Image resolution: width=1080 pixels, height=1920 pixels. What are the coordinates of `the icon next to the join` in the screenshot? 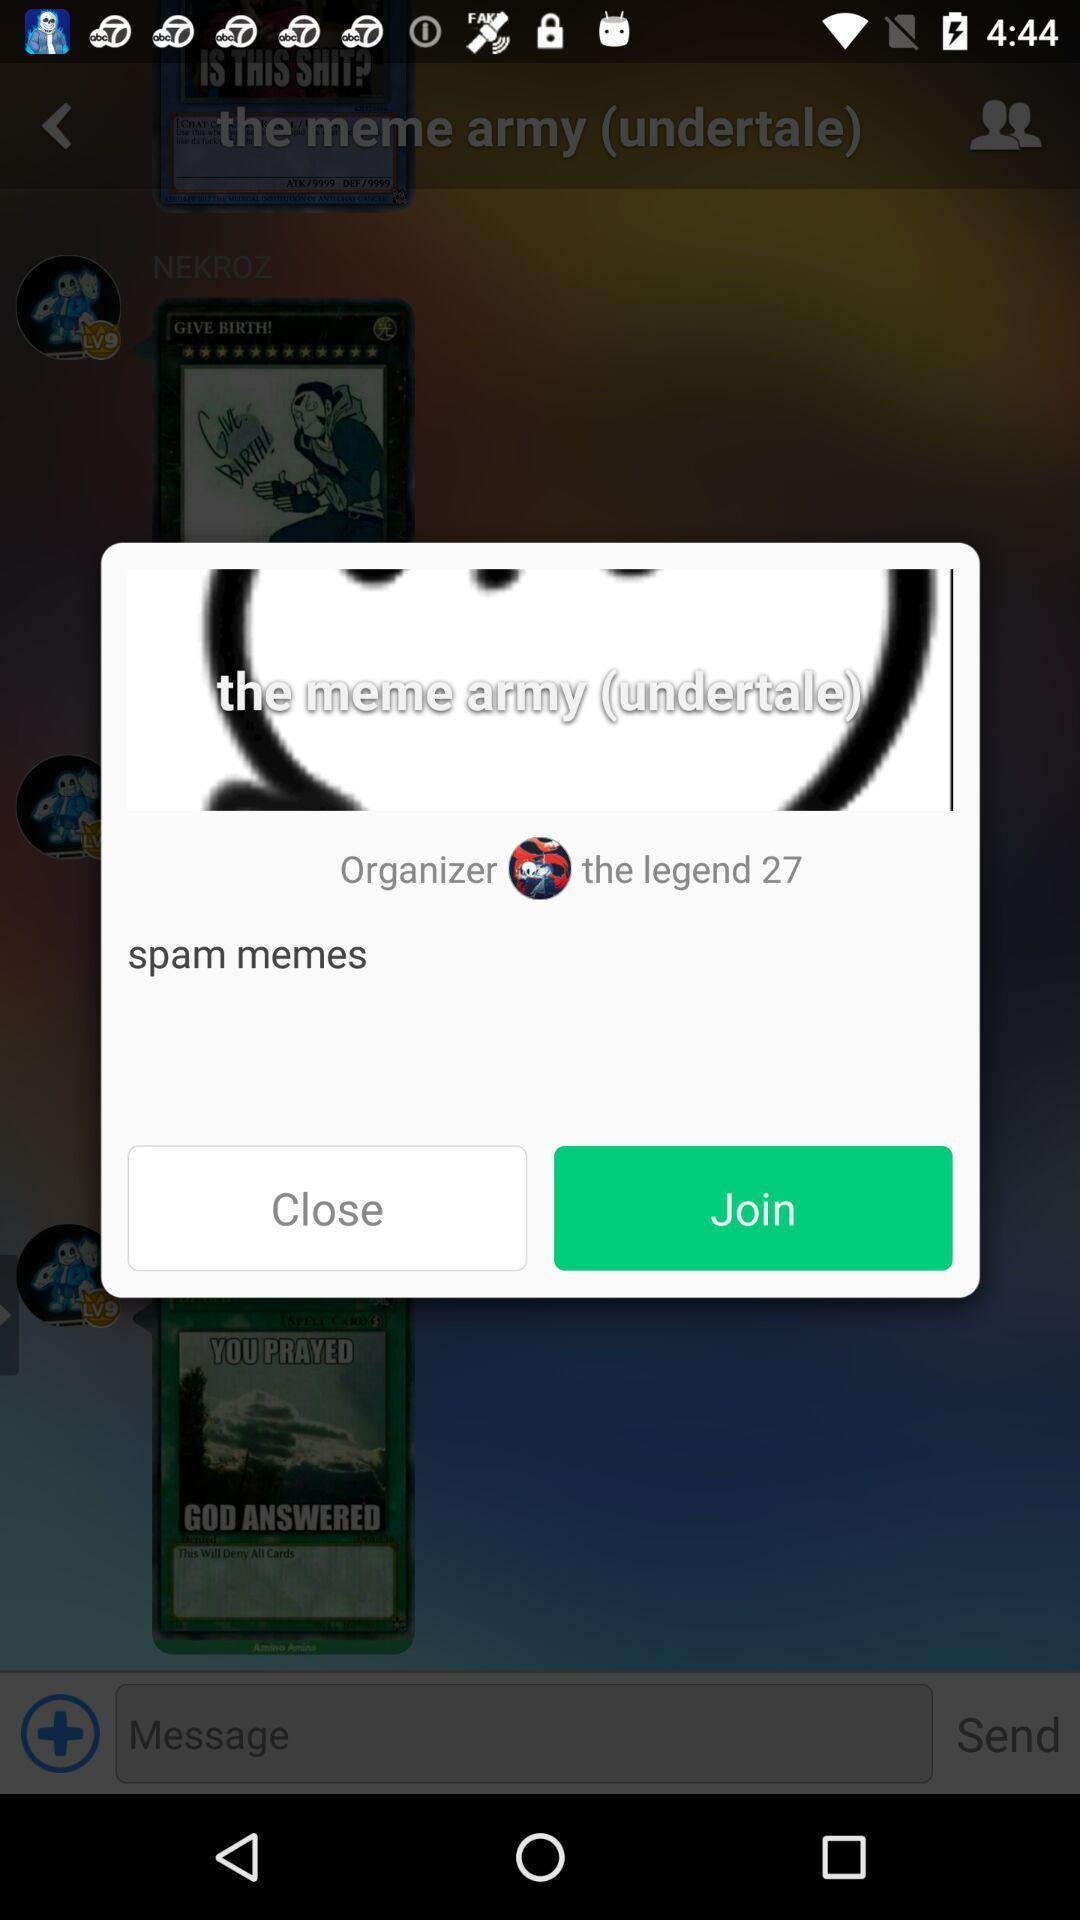 It's located at (326, 1207).